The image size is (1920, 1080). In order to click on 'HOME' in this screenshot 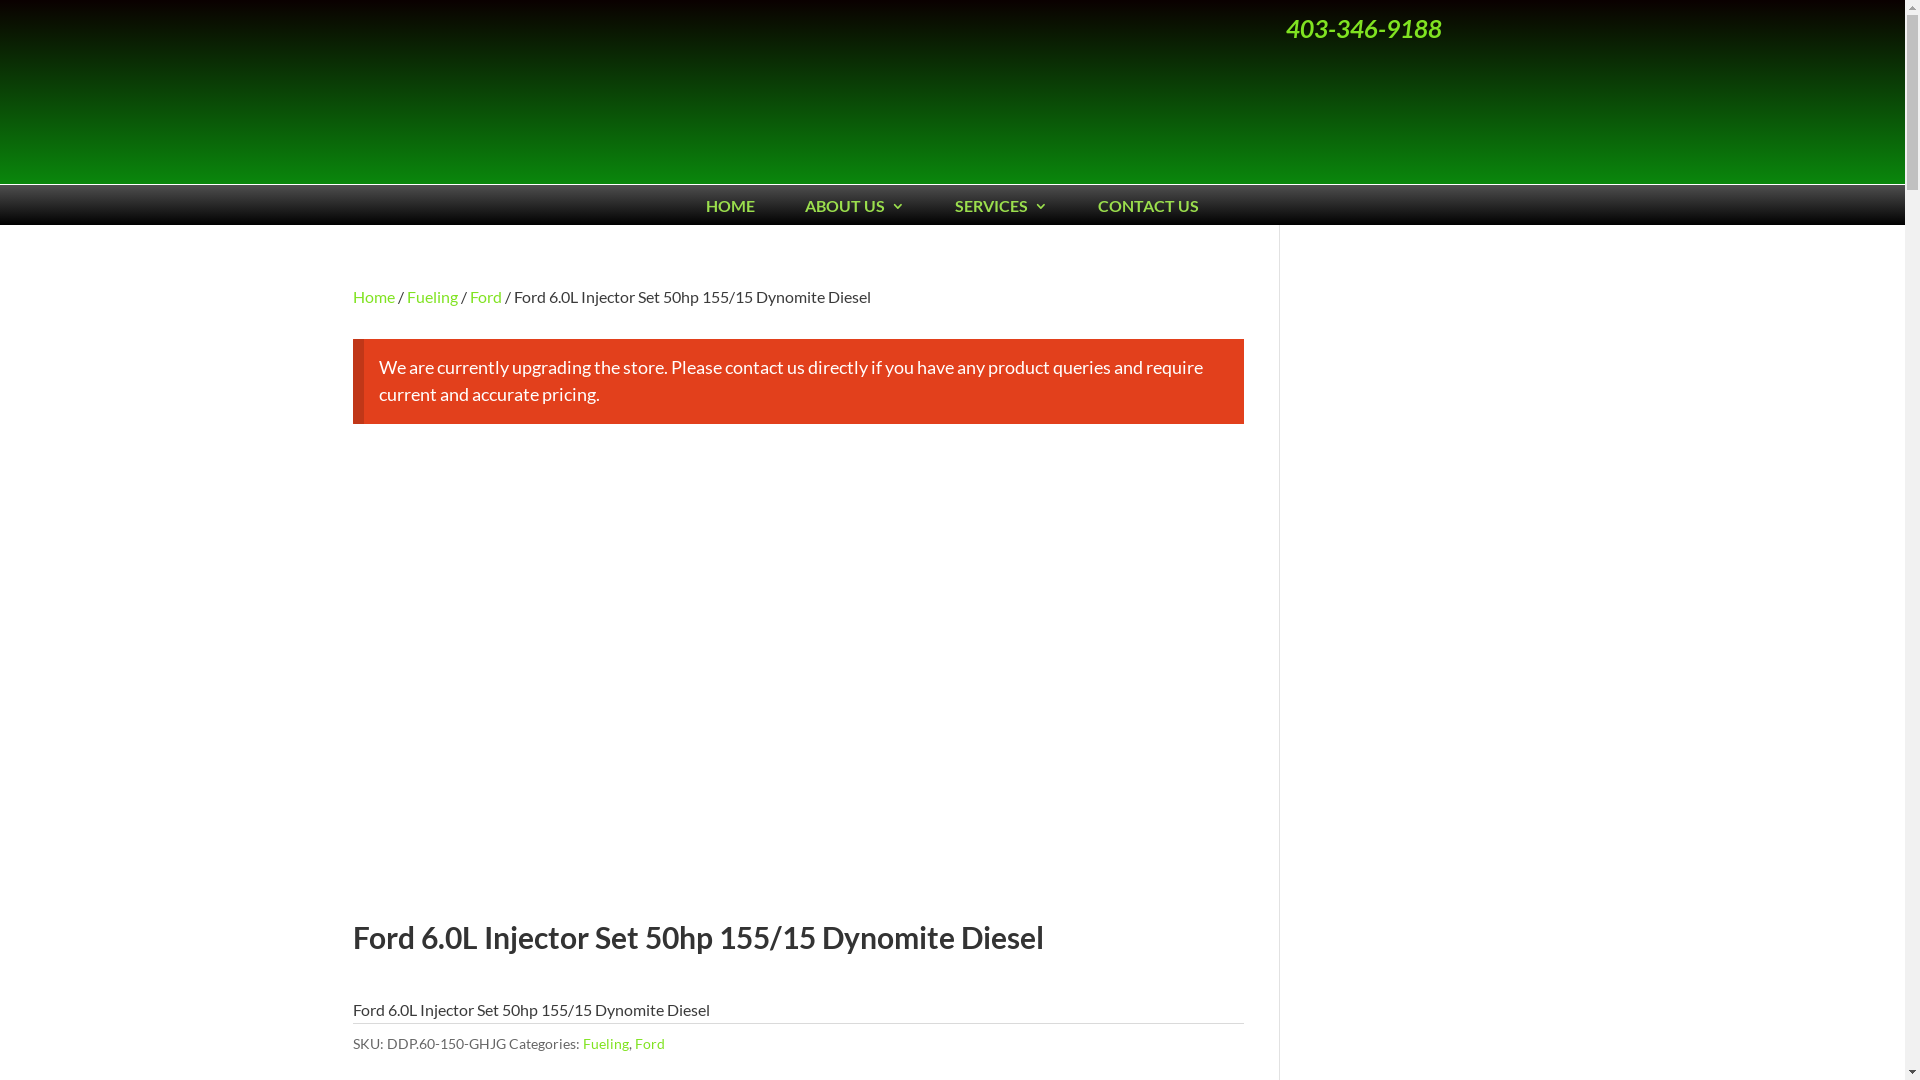, I will do `click(705, 209)`.